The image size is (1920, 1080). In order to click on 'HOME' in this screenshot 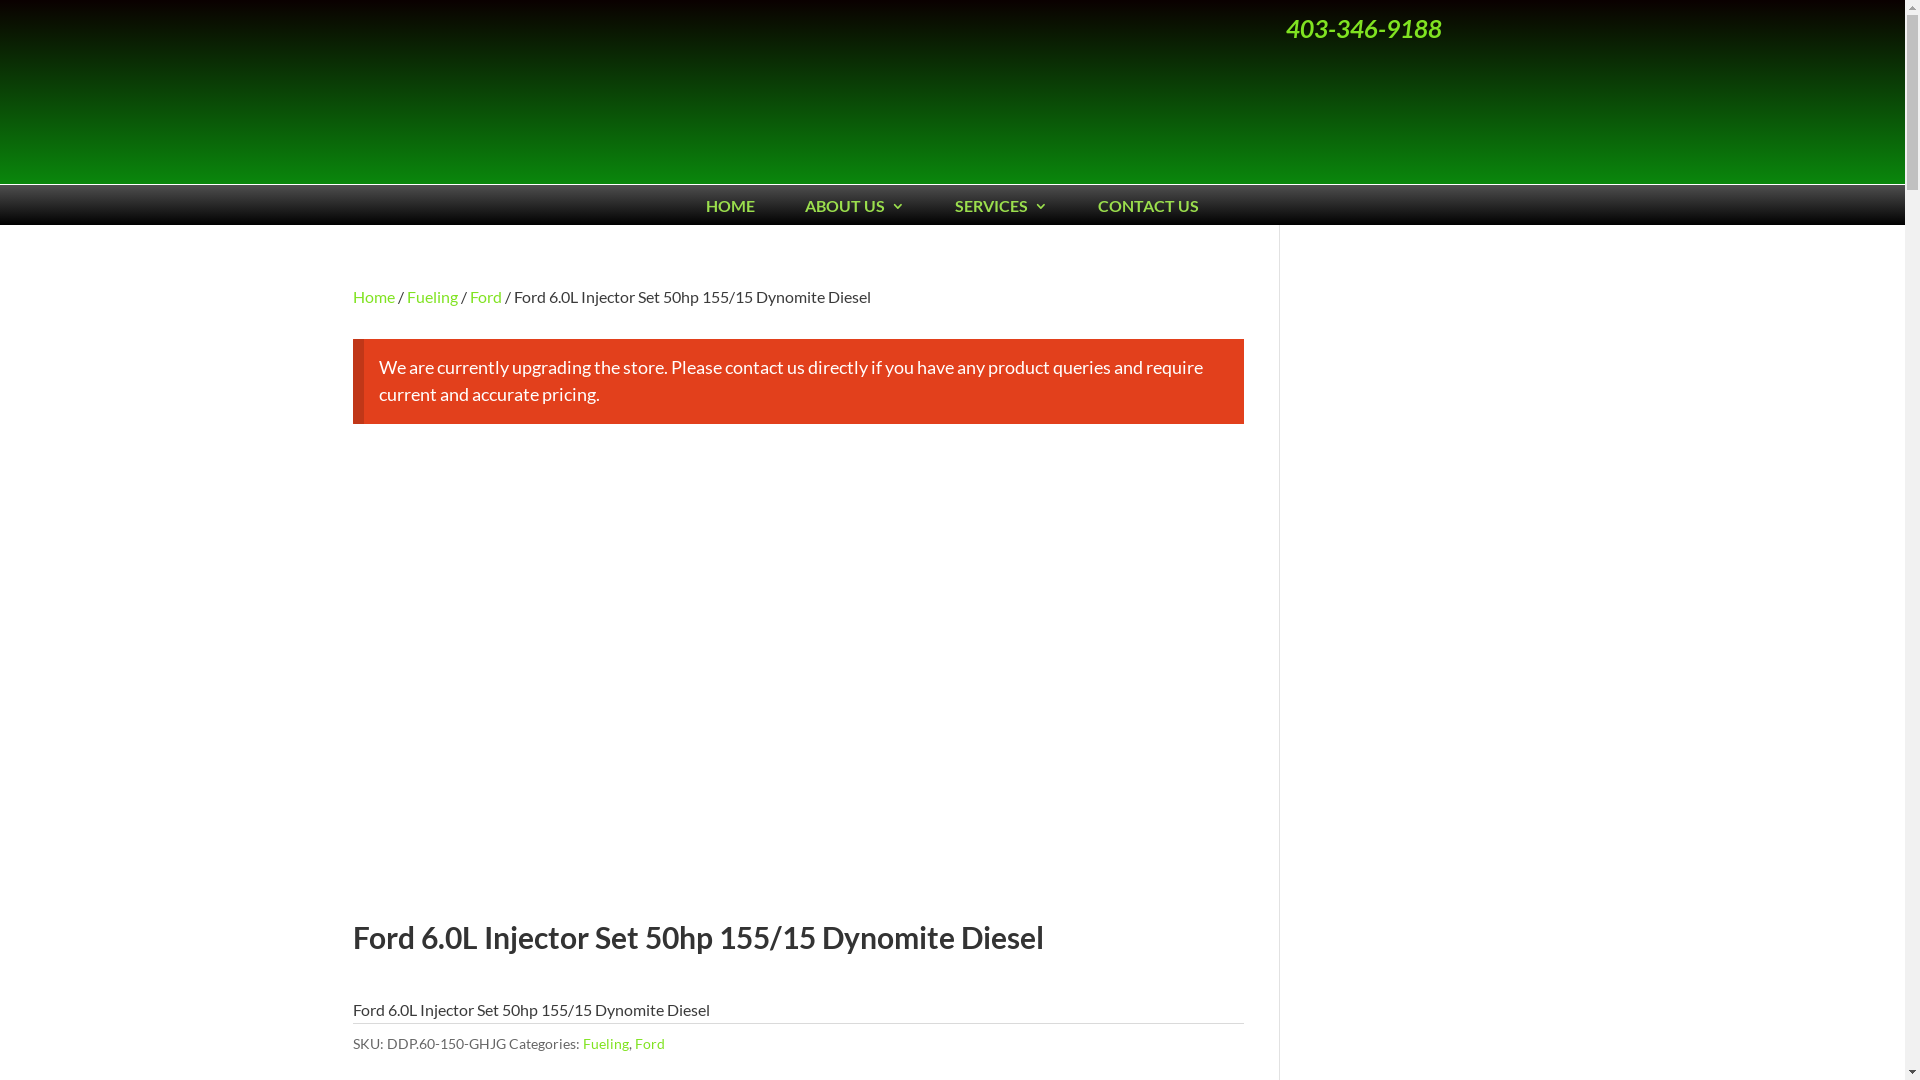, I will do `click(705, 209)`.